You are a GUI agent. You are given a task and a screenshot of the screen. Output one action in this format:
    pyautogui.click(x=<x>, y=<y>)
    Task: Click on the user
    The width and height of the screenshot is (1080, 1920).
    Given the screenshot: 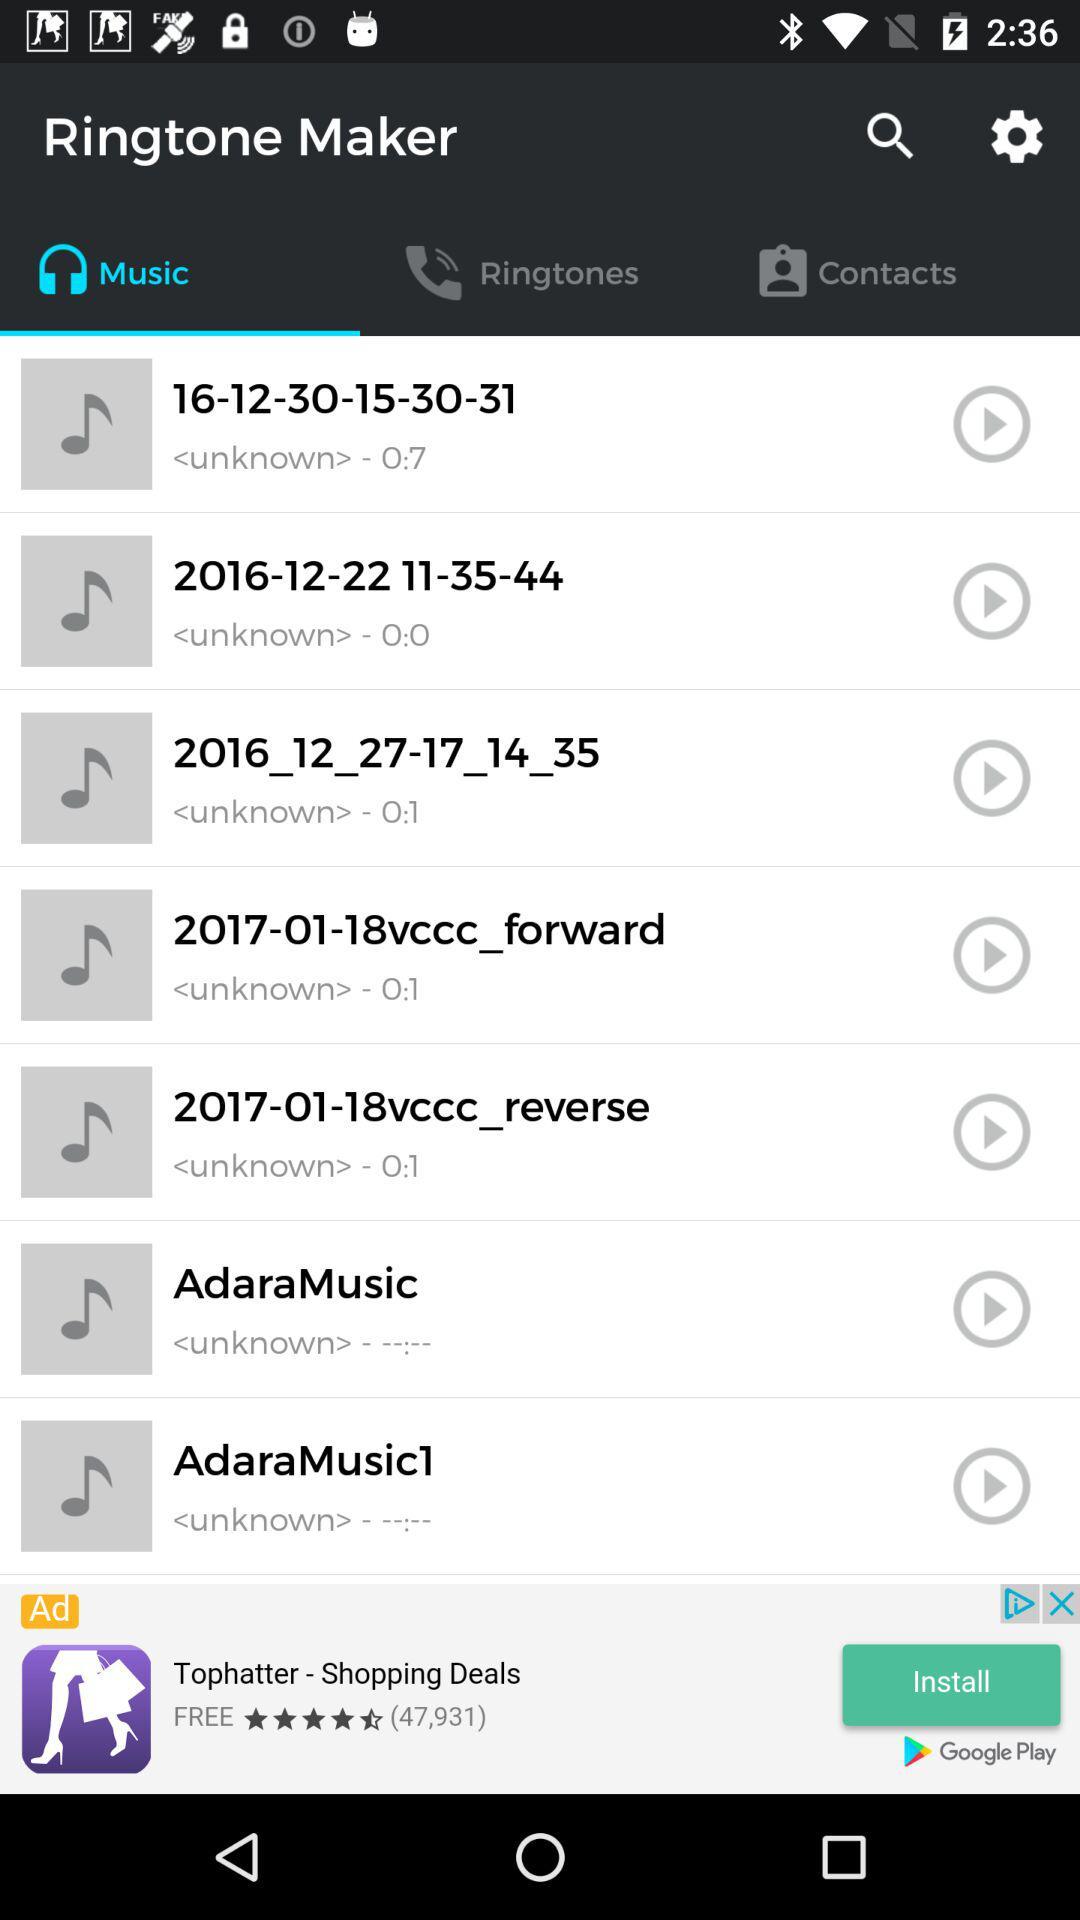 What is the action you would take?
    pyautogui.click(x=991, y=1309)
    